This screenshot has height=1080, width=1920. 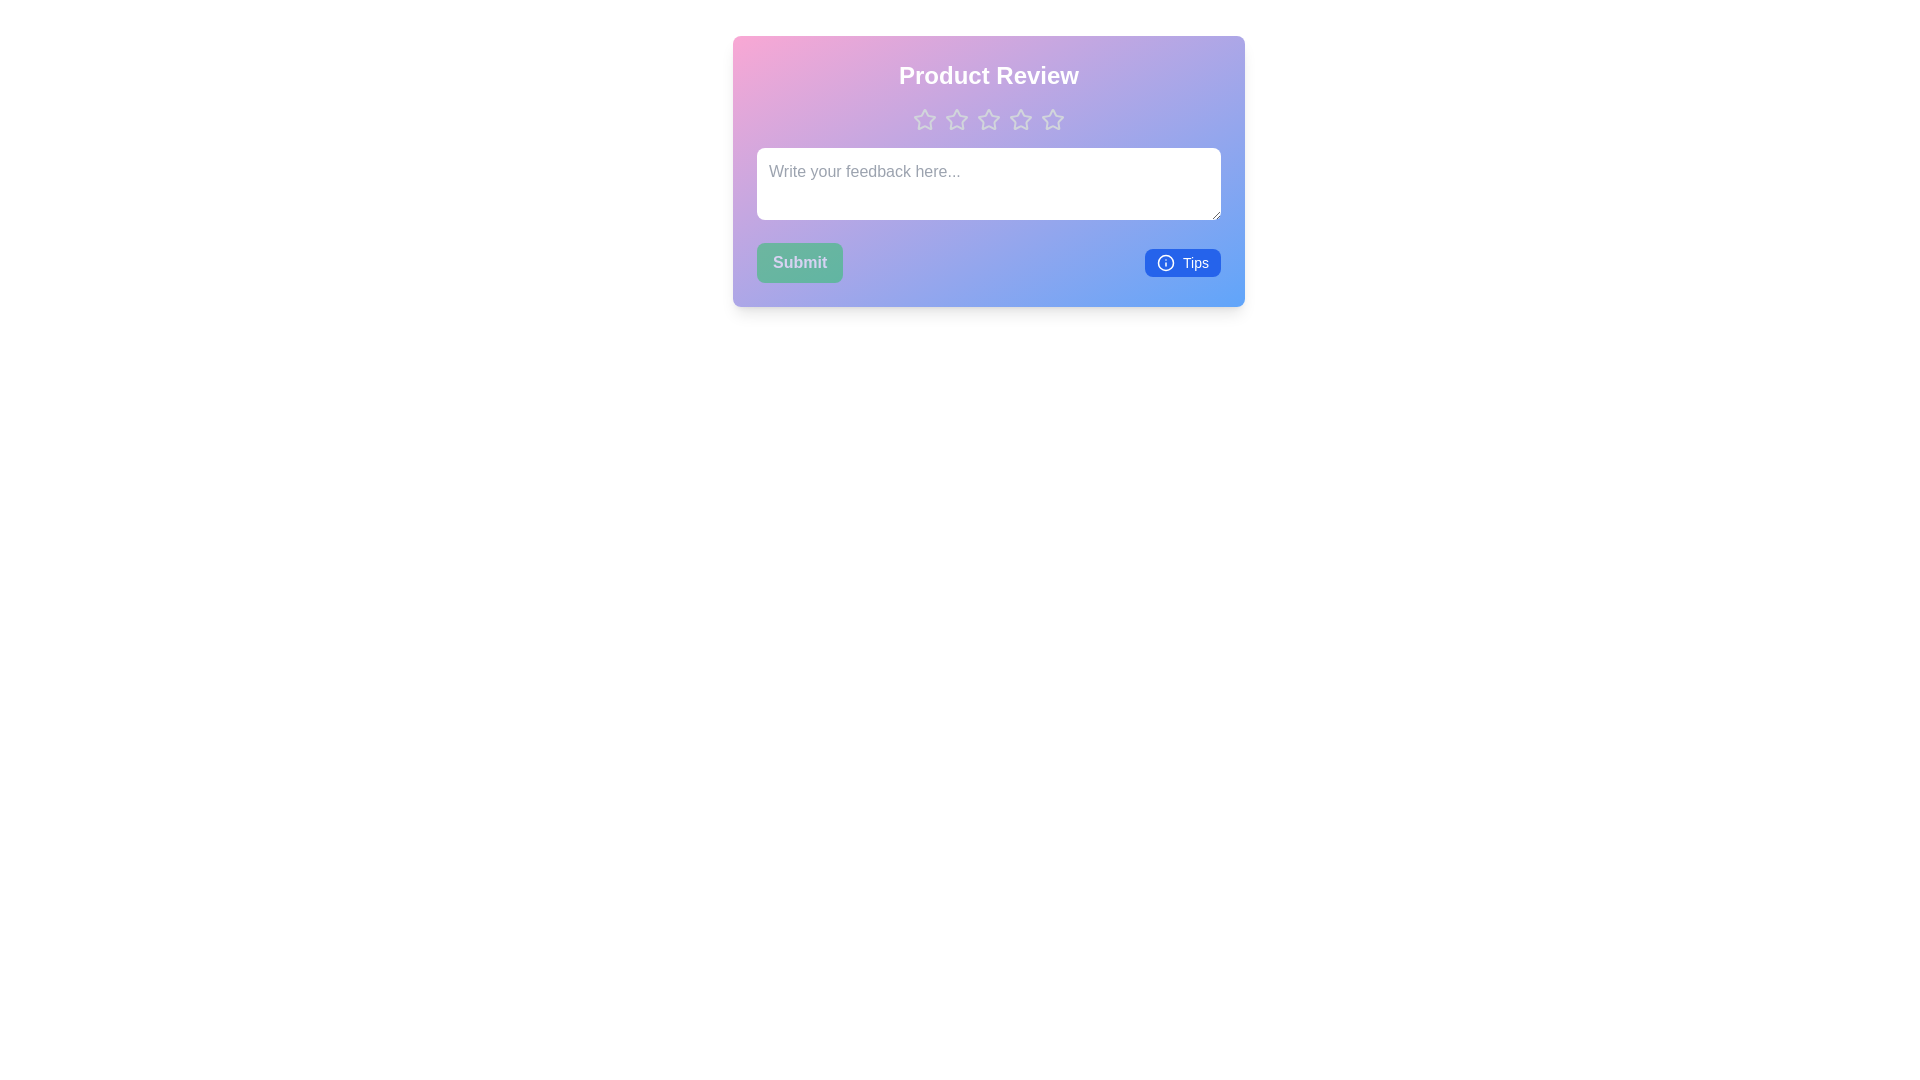 What do you see at coordinates (1051, 119) in the screenshot?
I see `the star corresponding to 5 stars to set the rating` at bounding box center [1051, 119].